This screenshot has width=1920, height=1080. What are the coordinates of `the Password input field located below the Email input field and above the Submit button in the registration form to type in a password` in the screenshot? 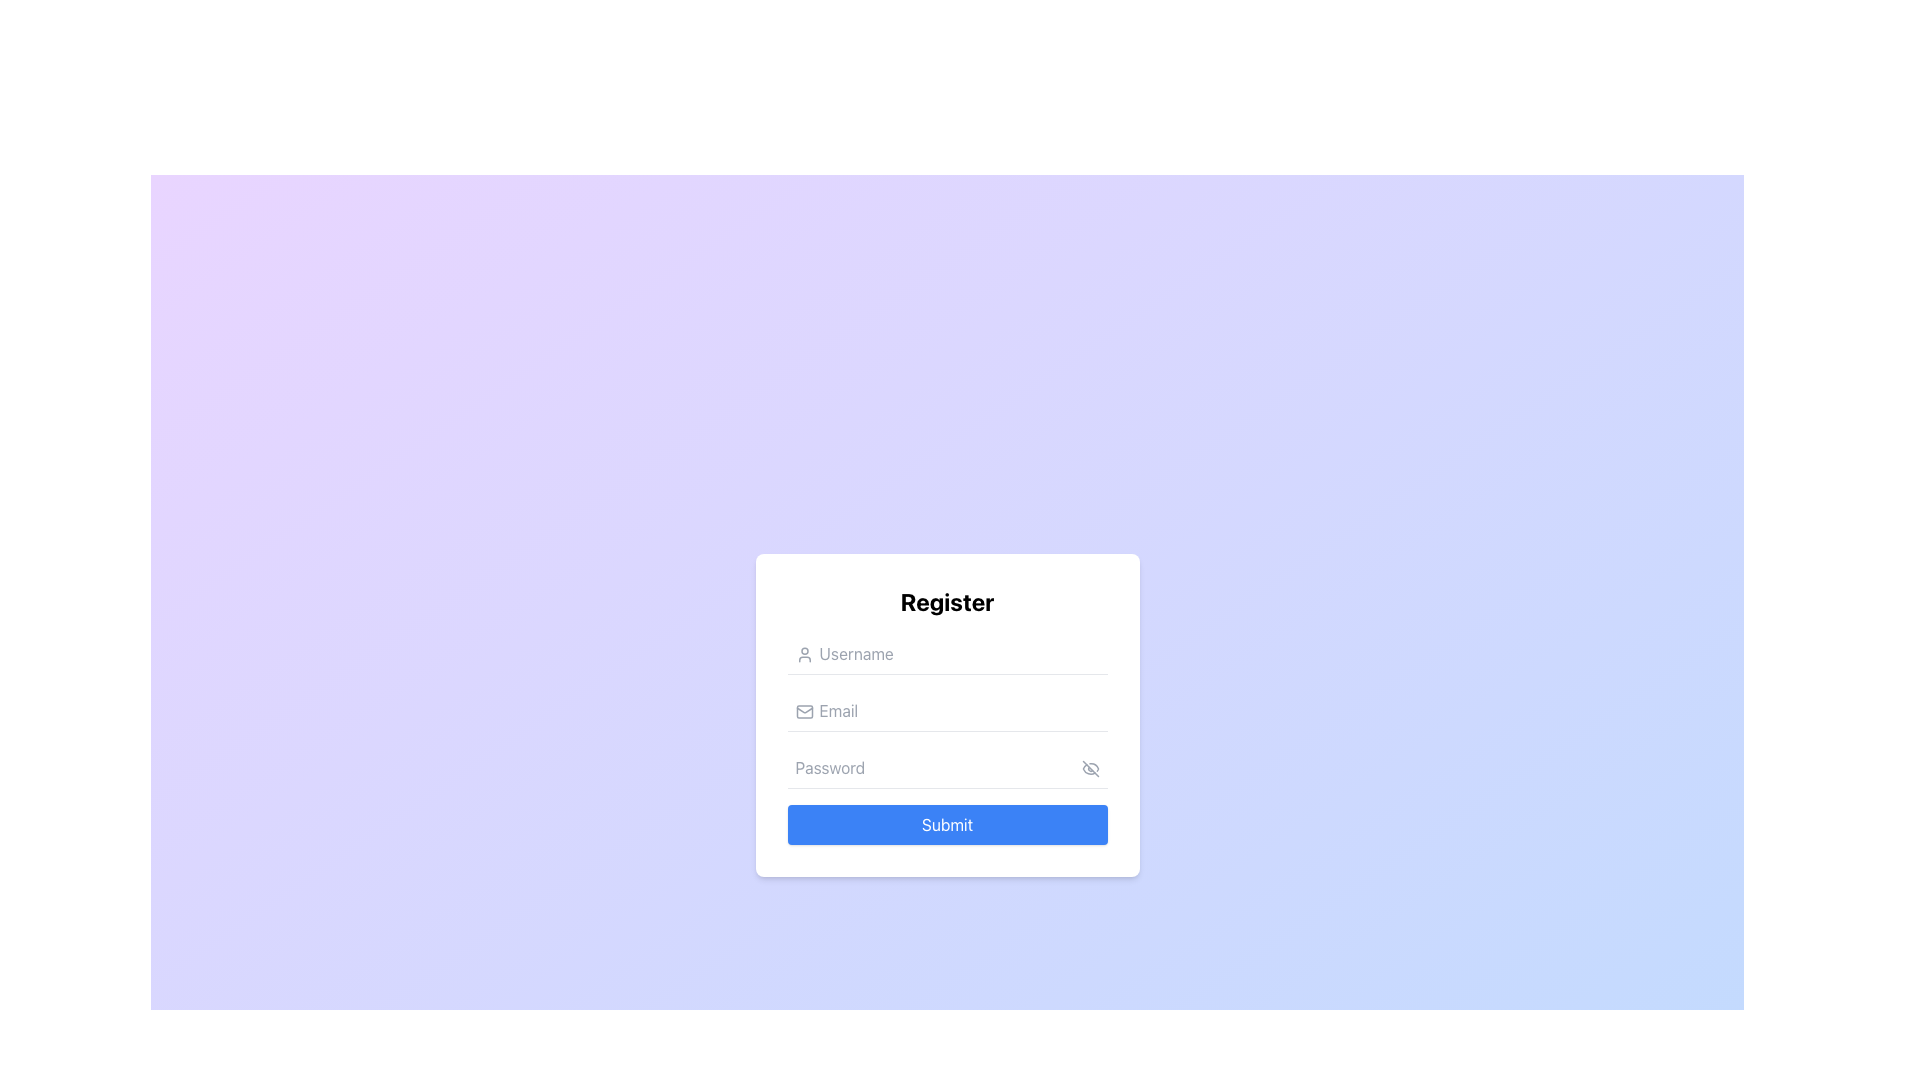 It's located at (946, 766).